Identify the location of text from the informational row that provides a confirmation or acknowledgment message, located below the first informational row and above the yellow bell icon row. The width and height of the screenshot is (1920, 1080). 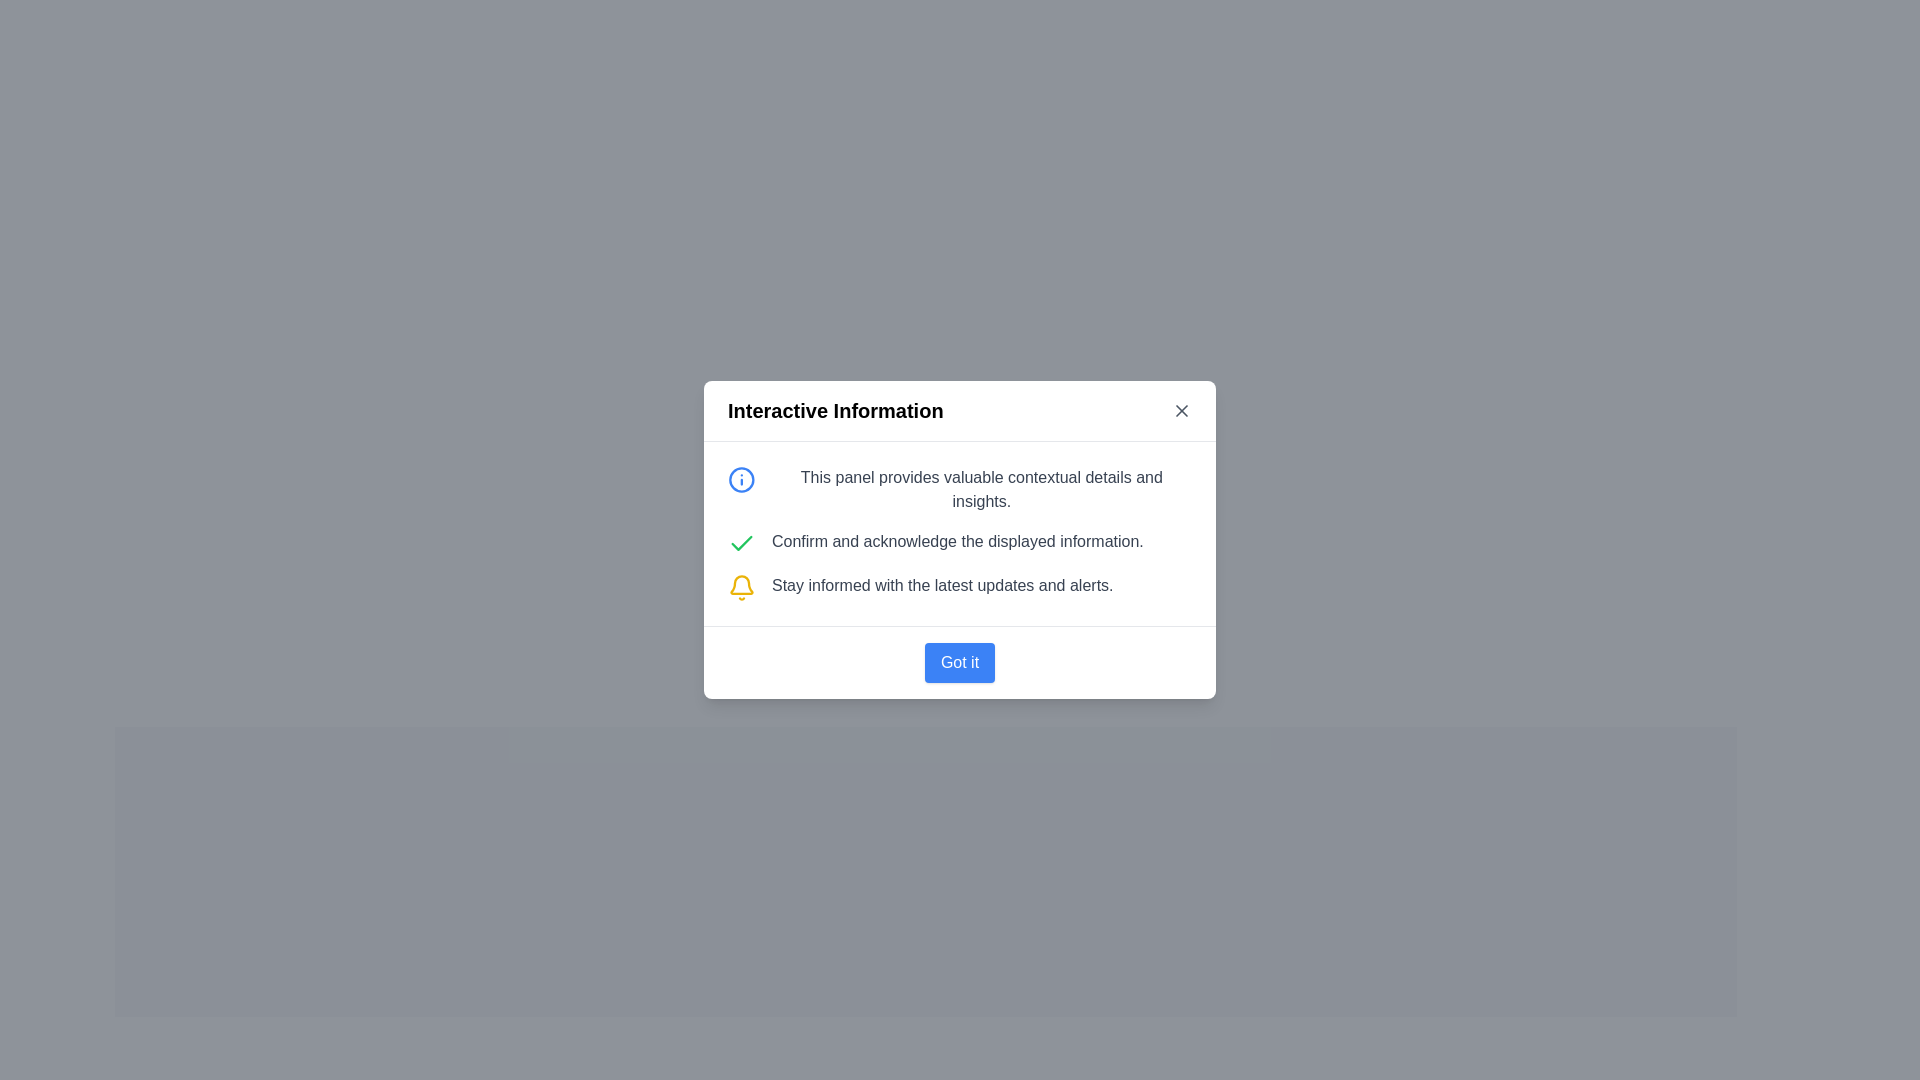
(960, 543).